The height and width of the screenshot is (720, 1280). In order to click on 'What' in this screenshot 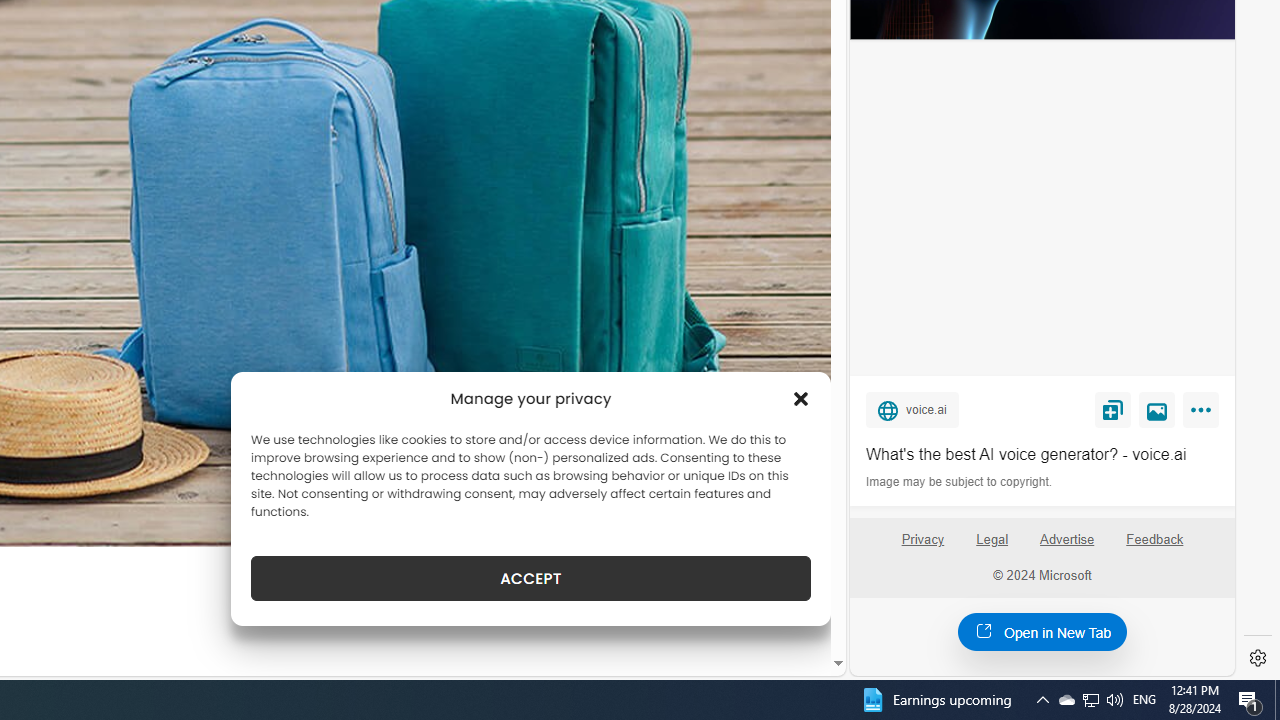, I will do `click(1041, 455)`.